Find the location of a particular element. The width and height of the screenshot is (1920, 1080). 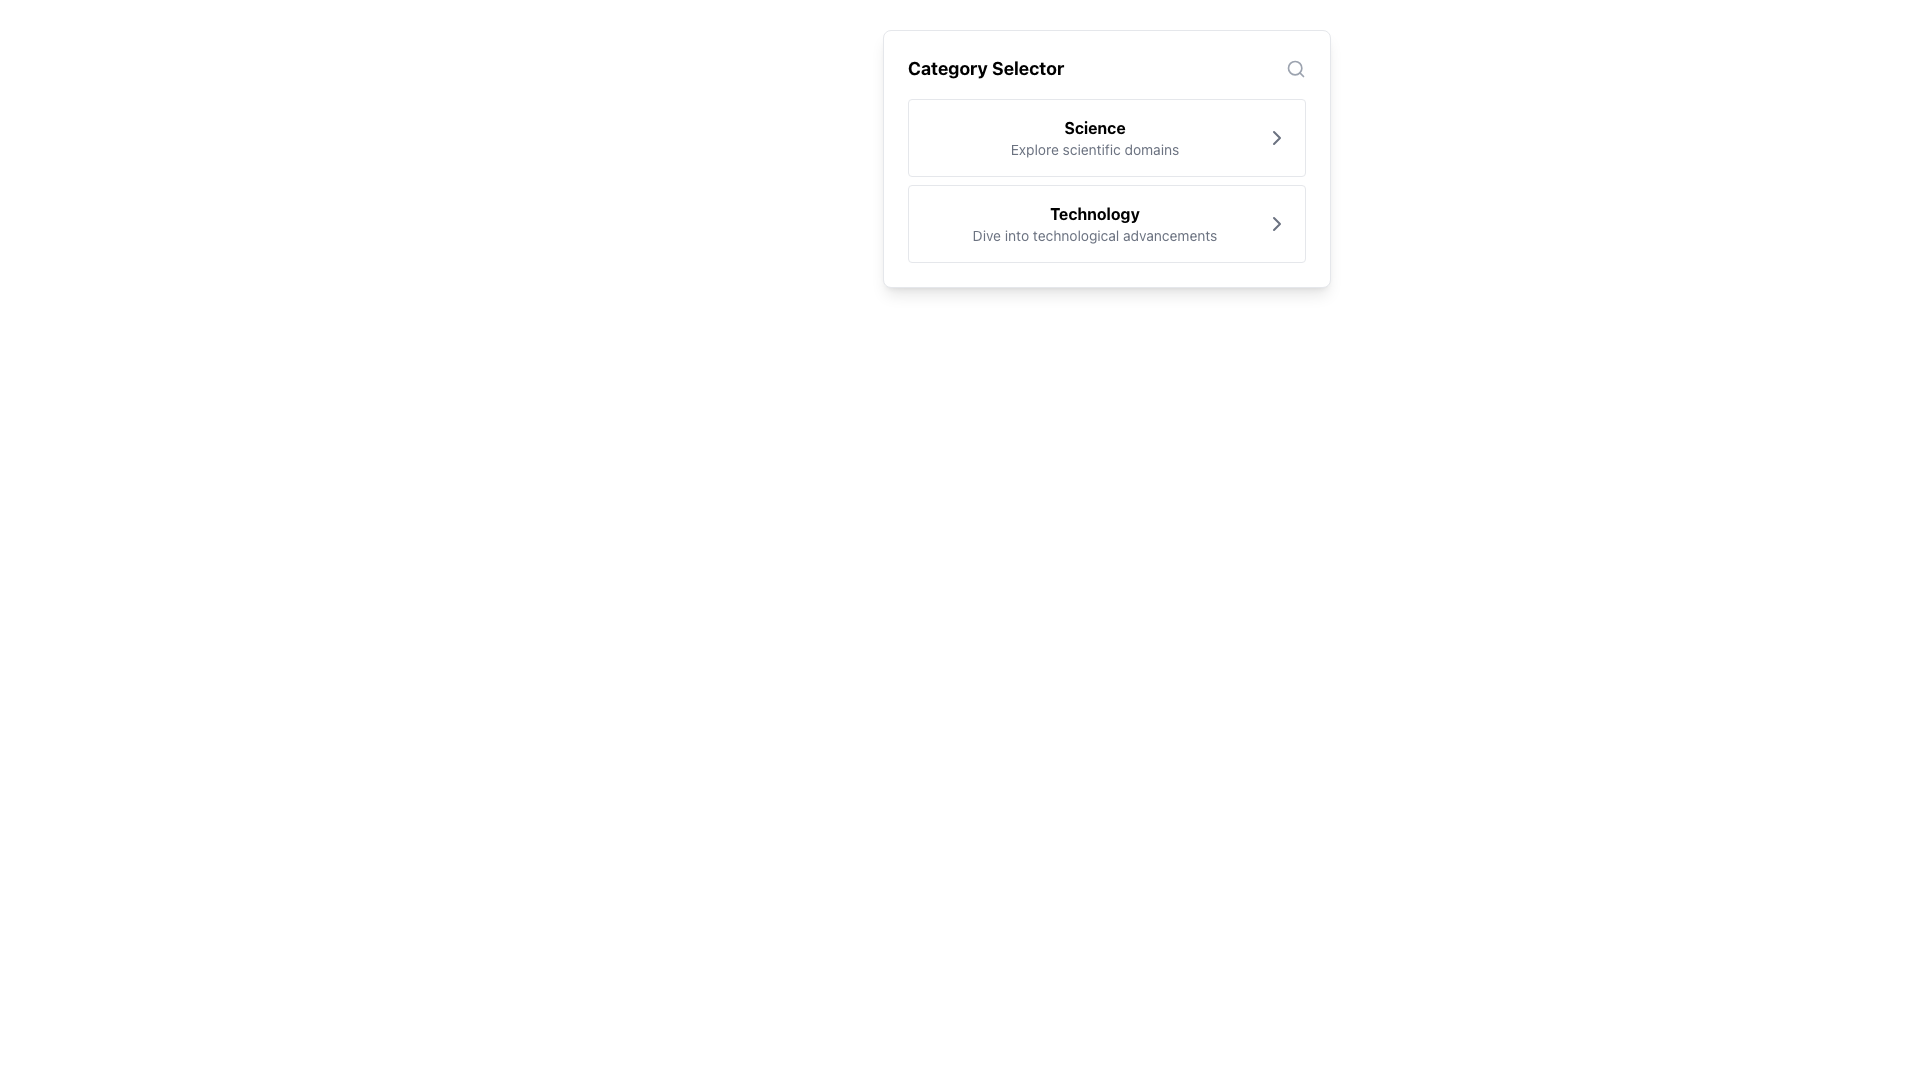

the rightward-facing gray chevron icon button located at the far right of the 'Technology' entry in the Category Selector is located at coordinates (1275, 223).